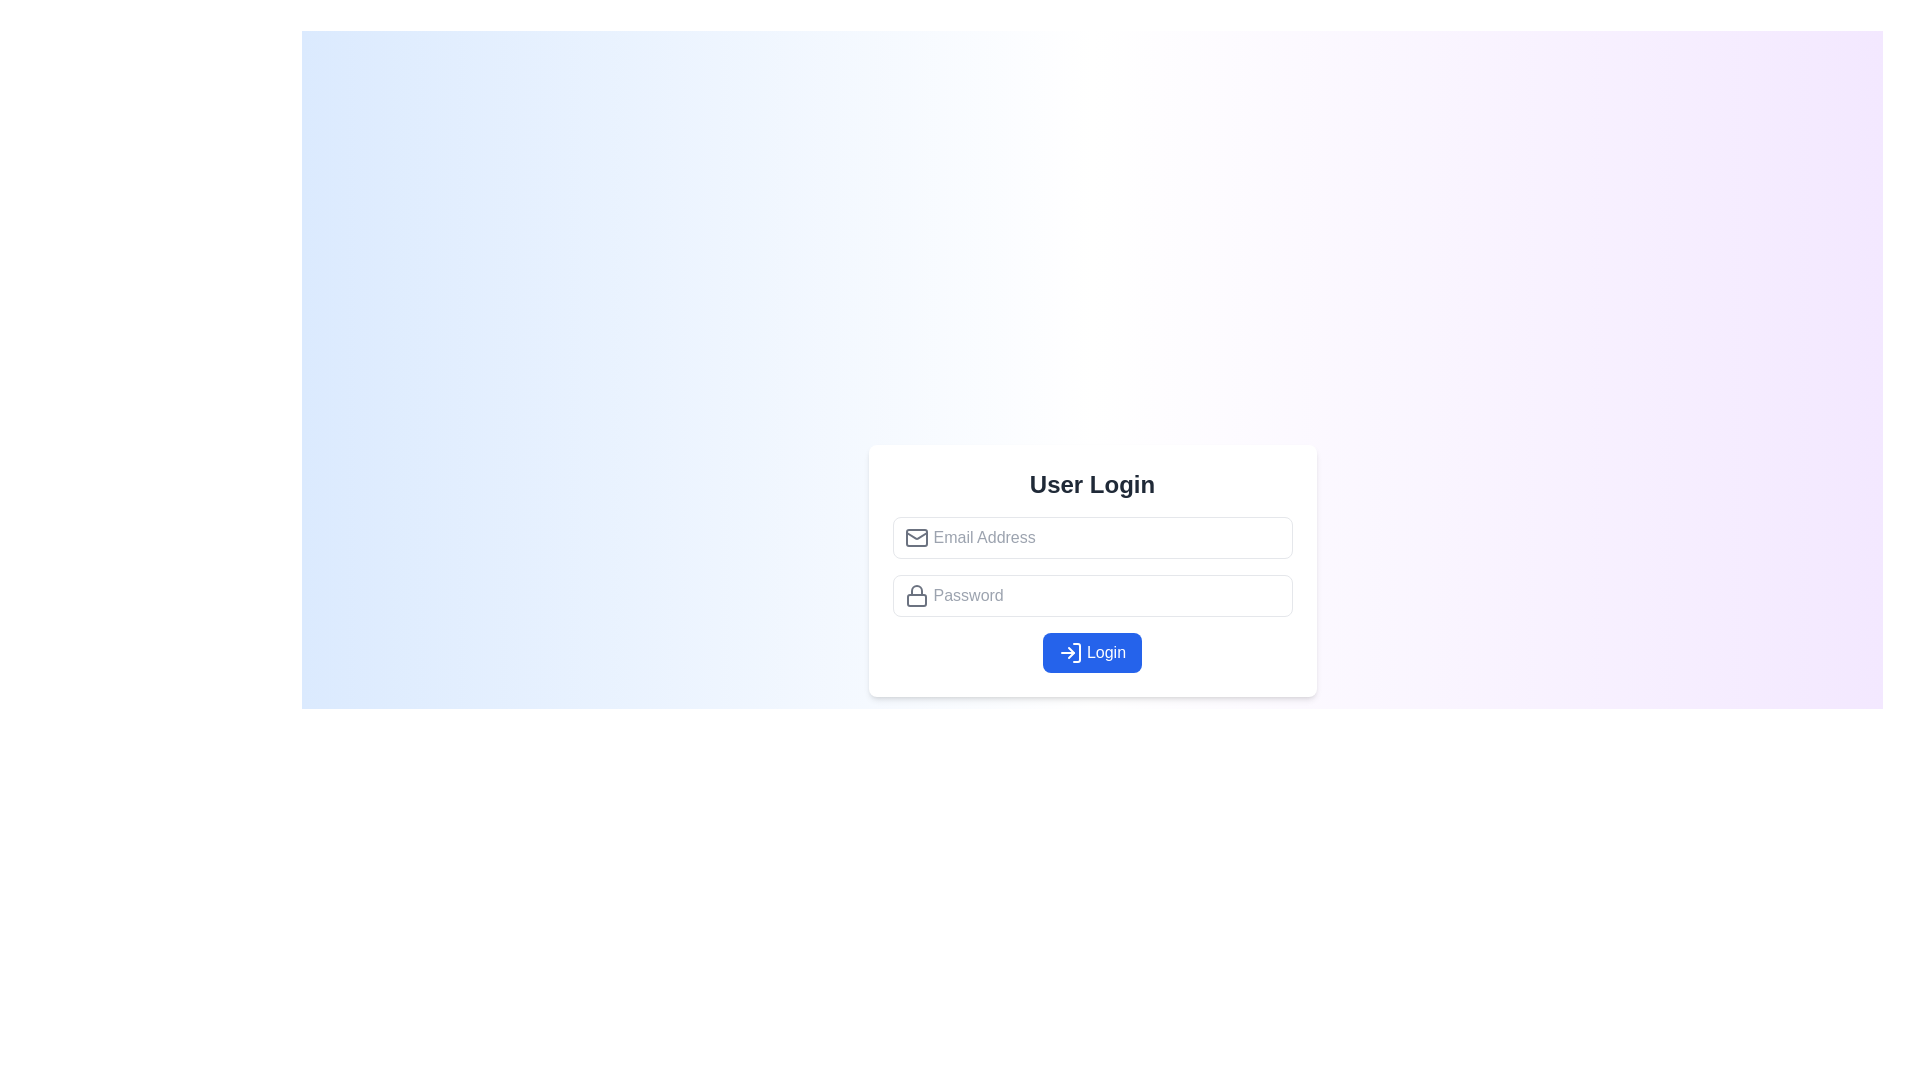 The height and width of the screenshot is (1080, 1920). What do you see at coordinates (915, 595) in the screenshot?
I see `the gray lock icon located above the password input field in the second input block beneath the 'User Login' heading` at bounding box center [915, 595].